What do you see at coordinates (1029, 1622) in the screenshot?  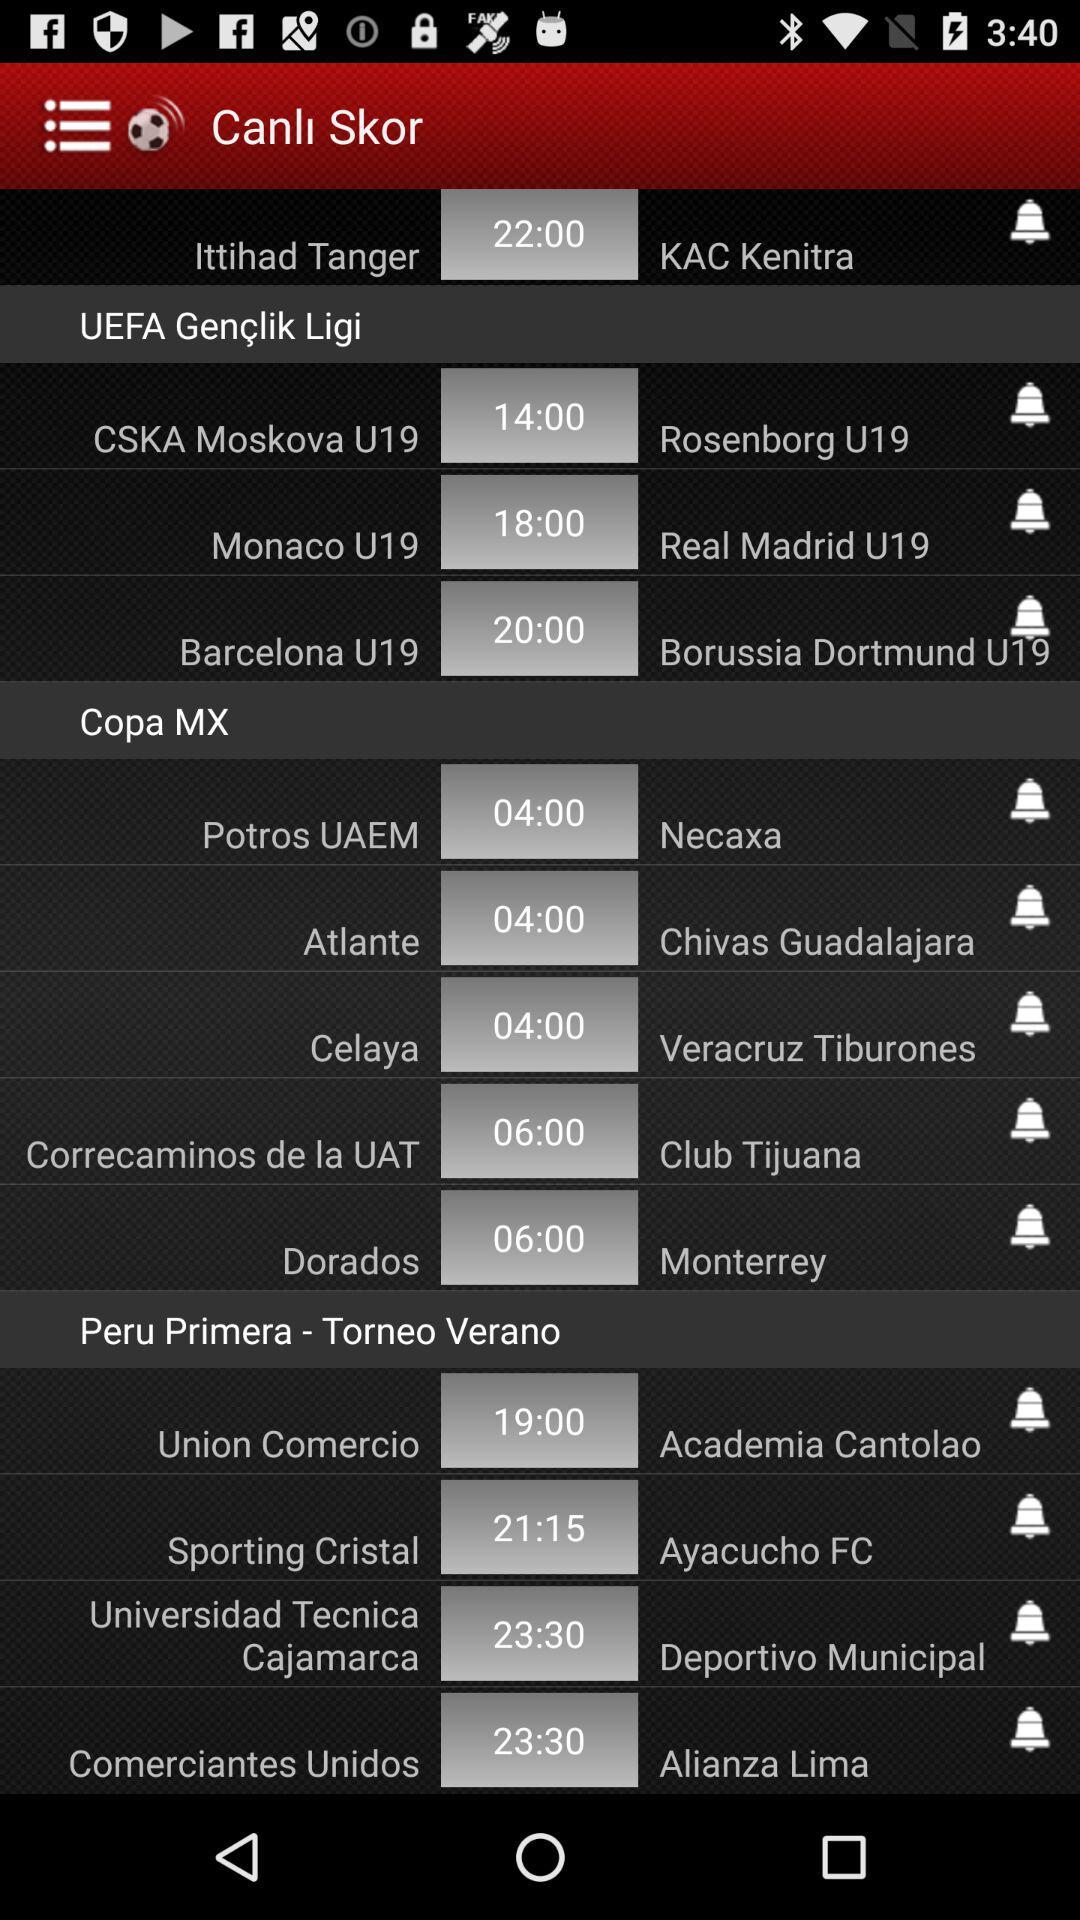 I see `notification for game` at bounding box center [1029, 1622].